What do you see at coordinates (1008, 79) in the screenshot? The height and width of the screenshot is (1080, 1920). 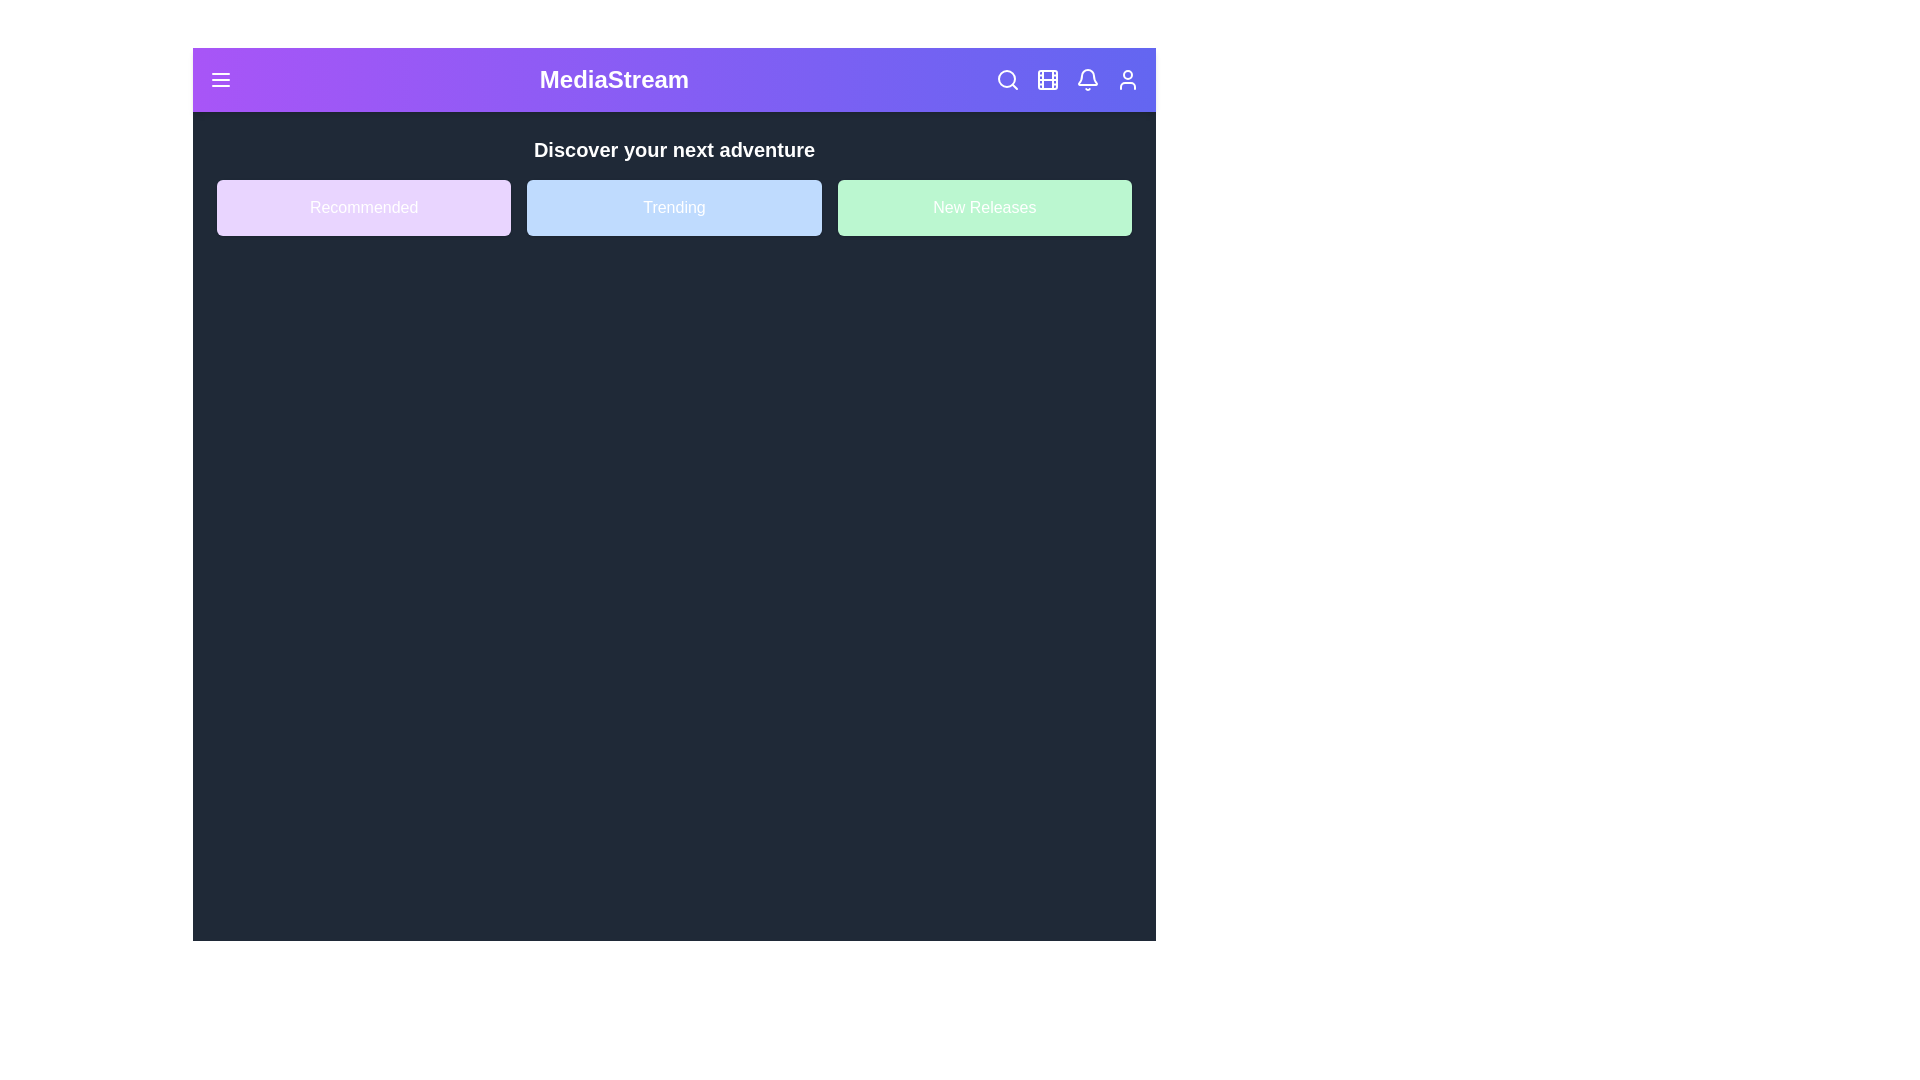 I see `the search icon in the header` at bounding box center [1008, 79].